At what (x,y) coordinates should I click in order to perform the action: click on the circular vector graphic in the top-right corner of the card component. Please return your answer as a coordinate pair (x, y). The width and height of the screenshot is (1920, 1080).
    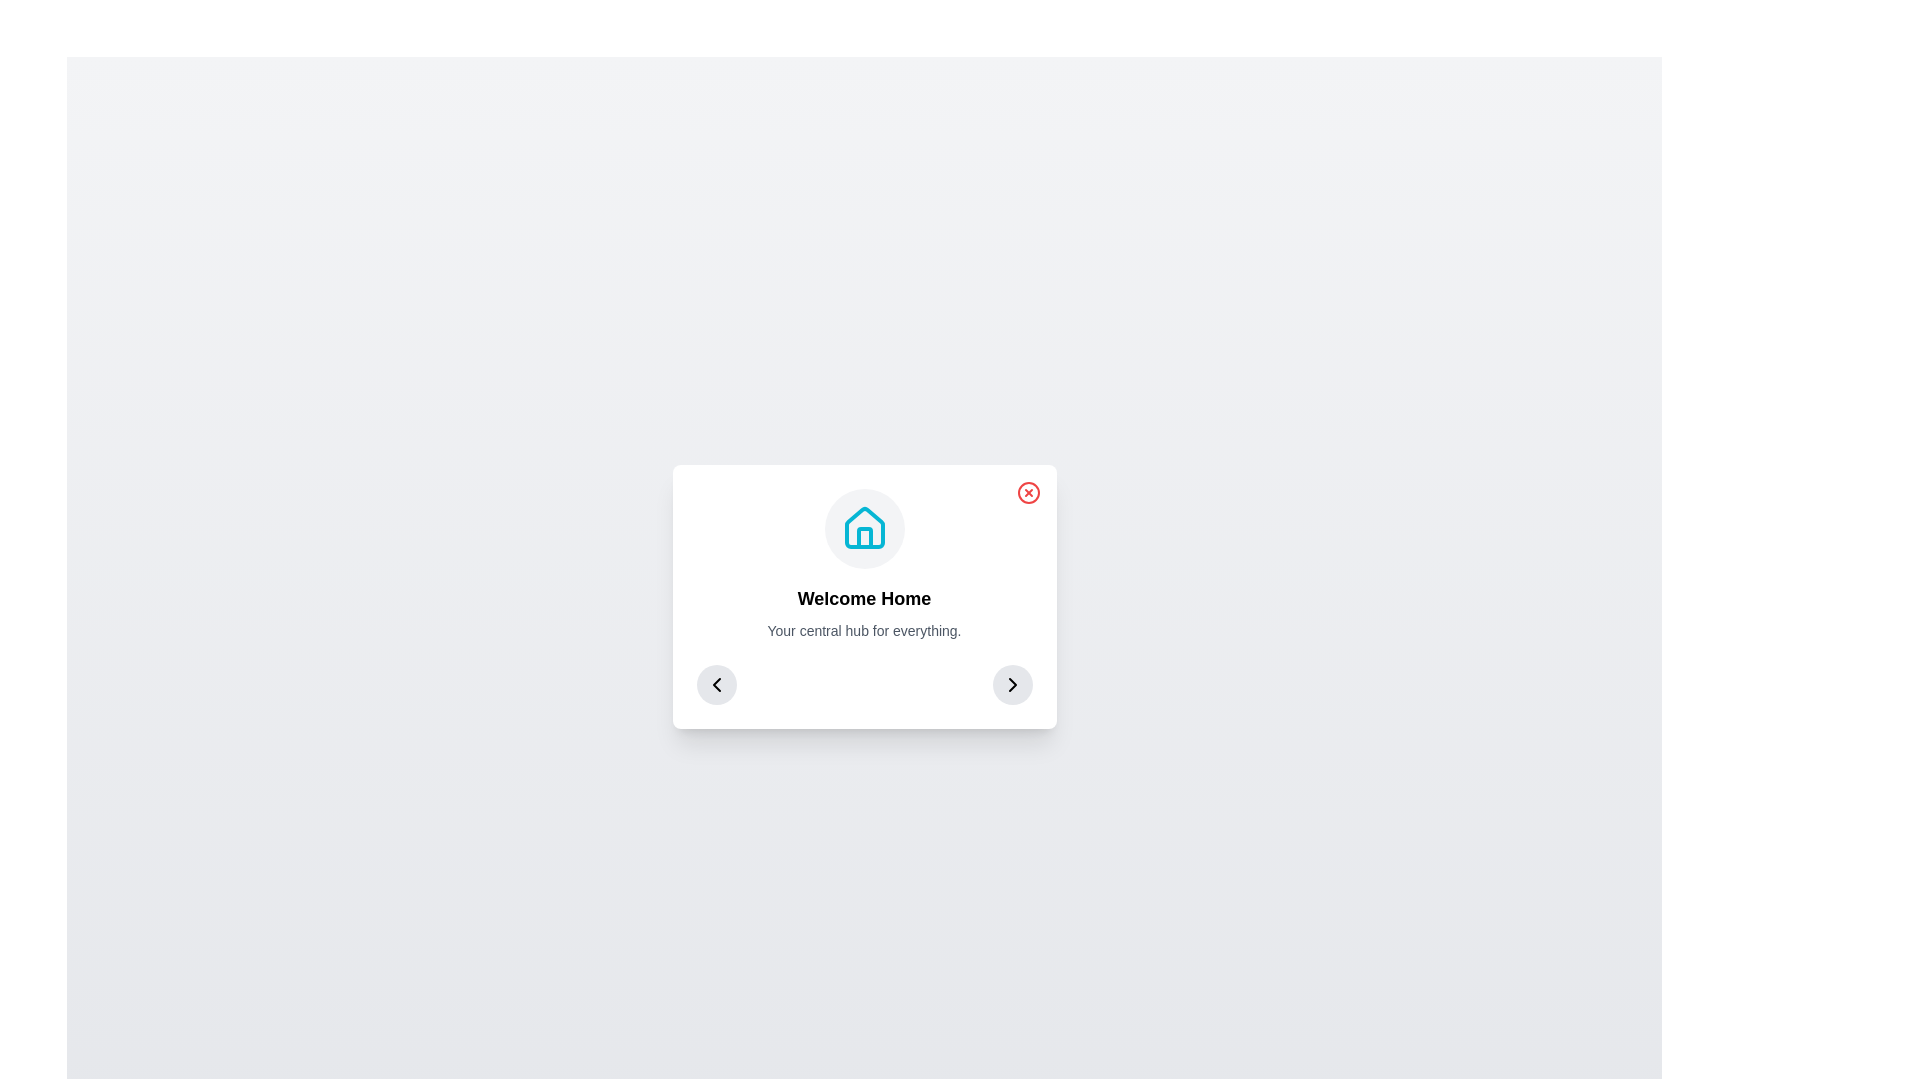
    Looking at the image, I should click on (1028, 493).